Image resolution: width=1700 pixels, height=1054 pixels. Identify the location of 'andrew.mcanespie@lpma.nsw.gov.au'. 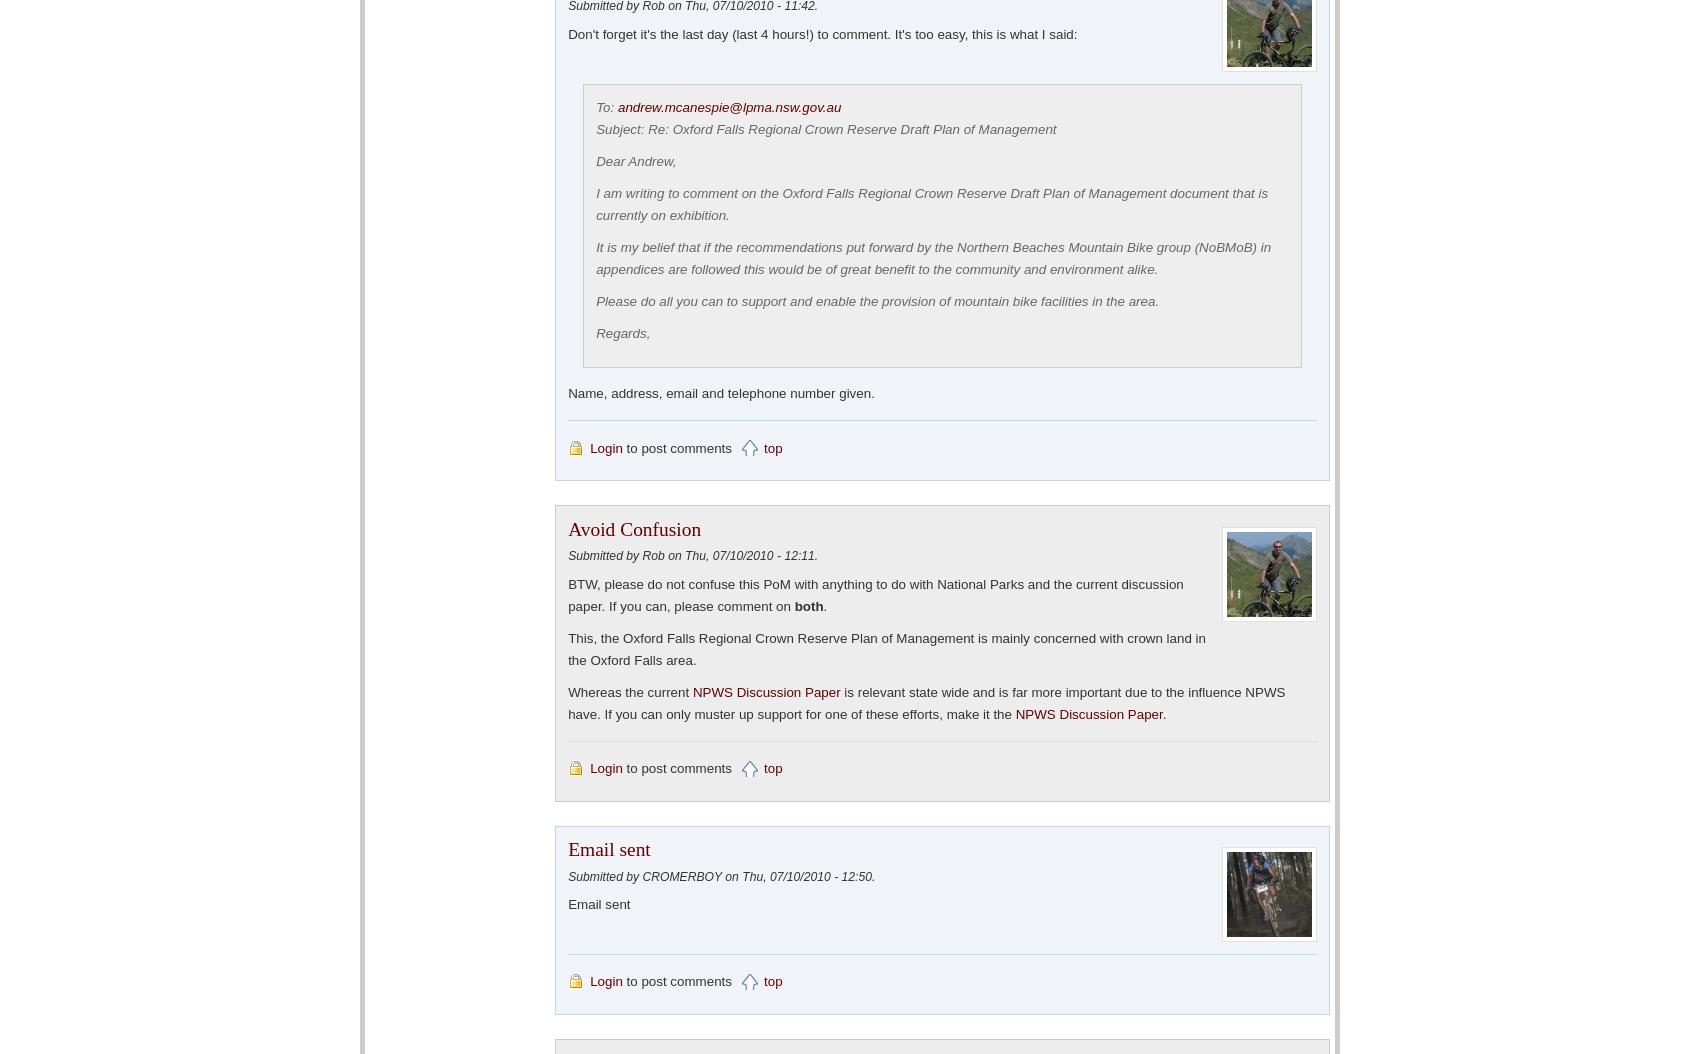
(728, 106).